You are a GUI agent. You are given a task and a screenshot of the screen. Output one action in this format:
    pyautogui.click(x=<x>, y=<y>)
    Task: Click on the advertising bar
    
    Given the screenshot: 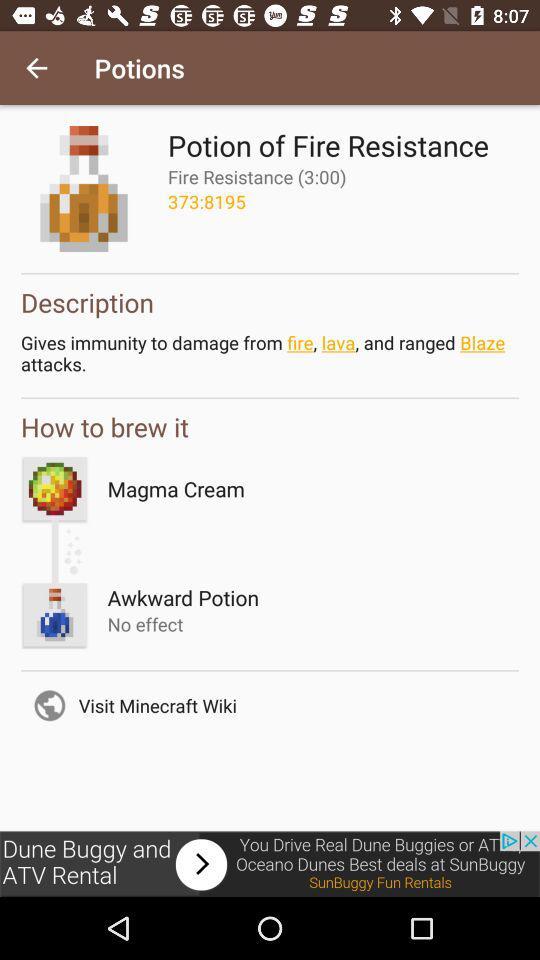 What is the action you would take?
    pyautogui.click(x=270, y=863)
    